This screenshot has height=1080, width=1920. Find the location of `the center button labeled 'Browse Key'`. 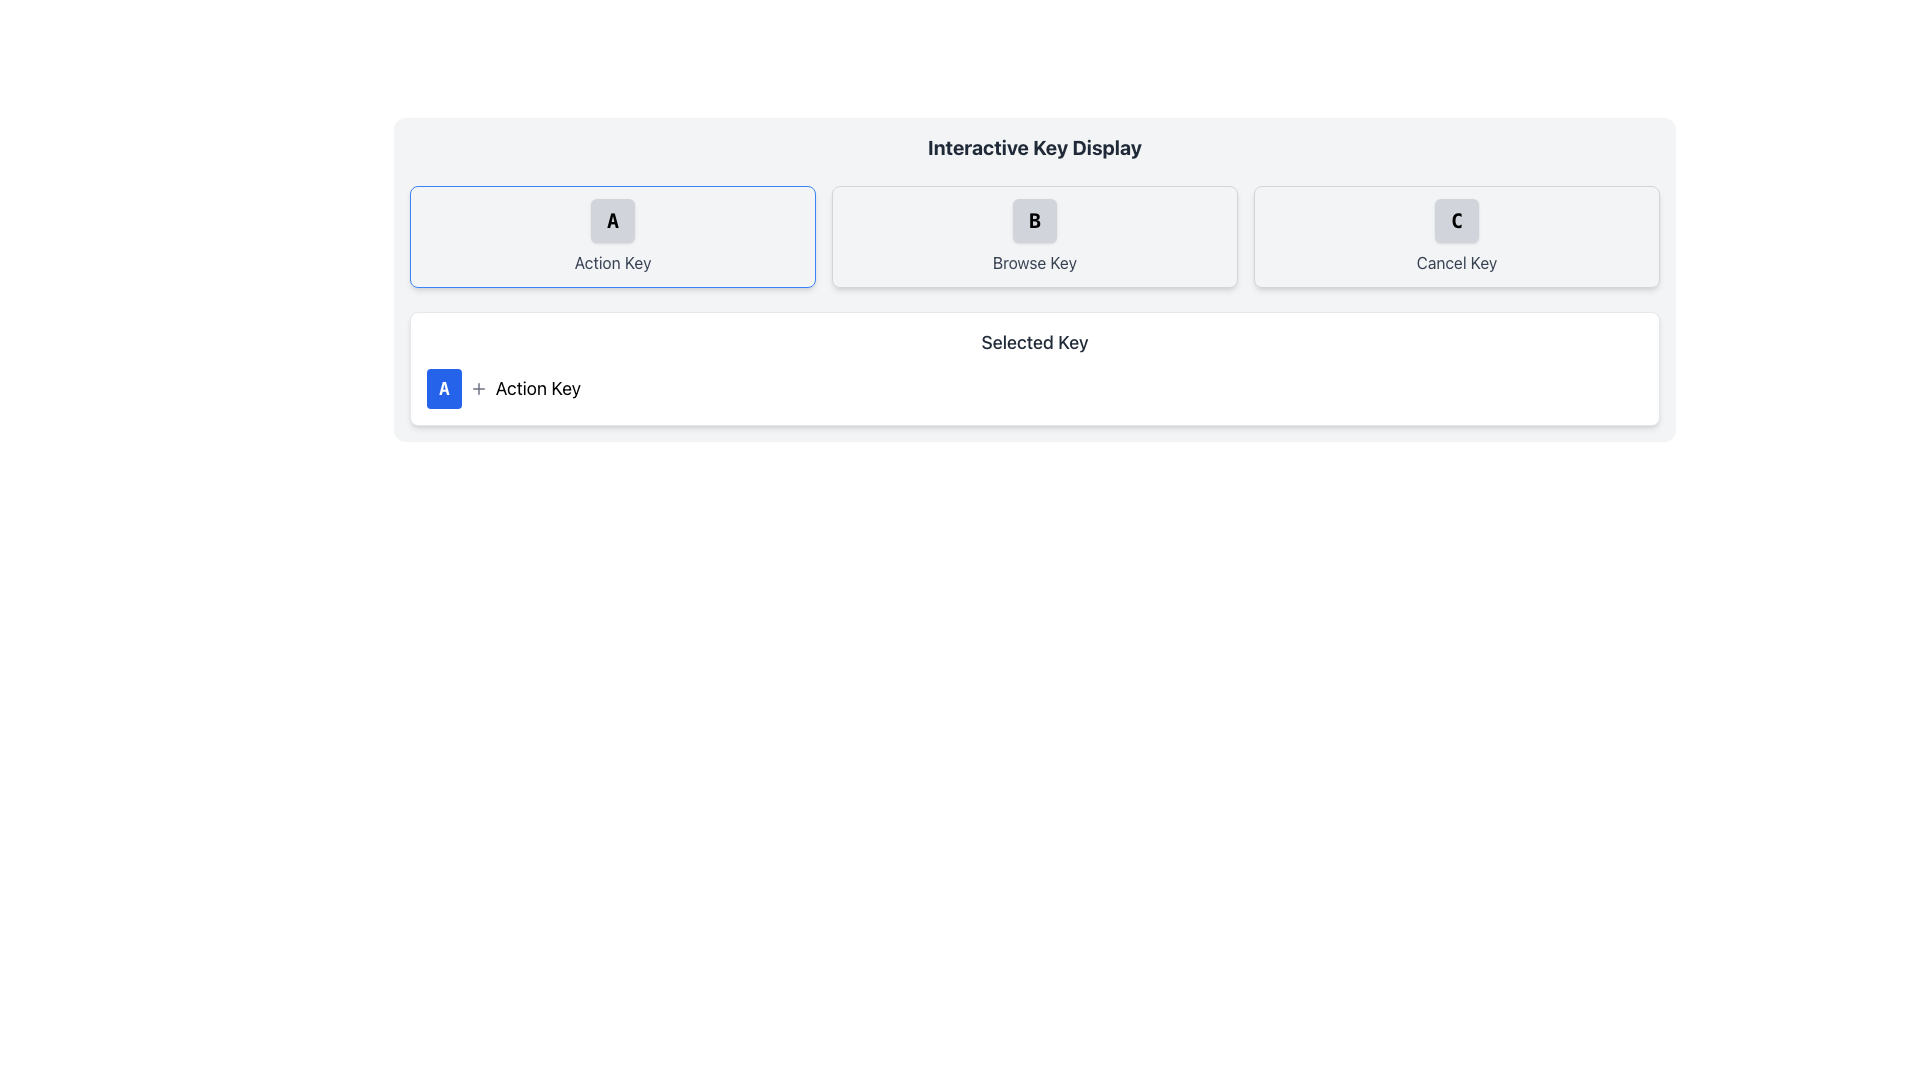

the center button labeled 'Browse Key' is located at coordinates (1035, 235).